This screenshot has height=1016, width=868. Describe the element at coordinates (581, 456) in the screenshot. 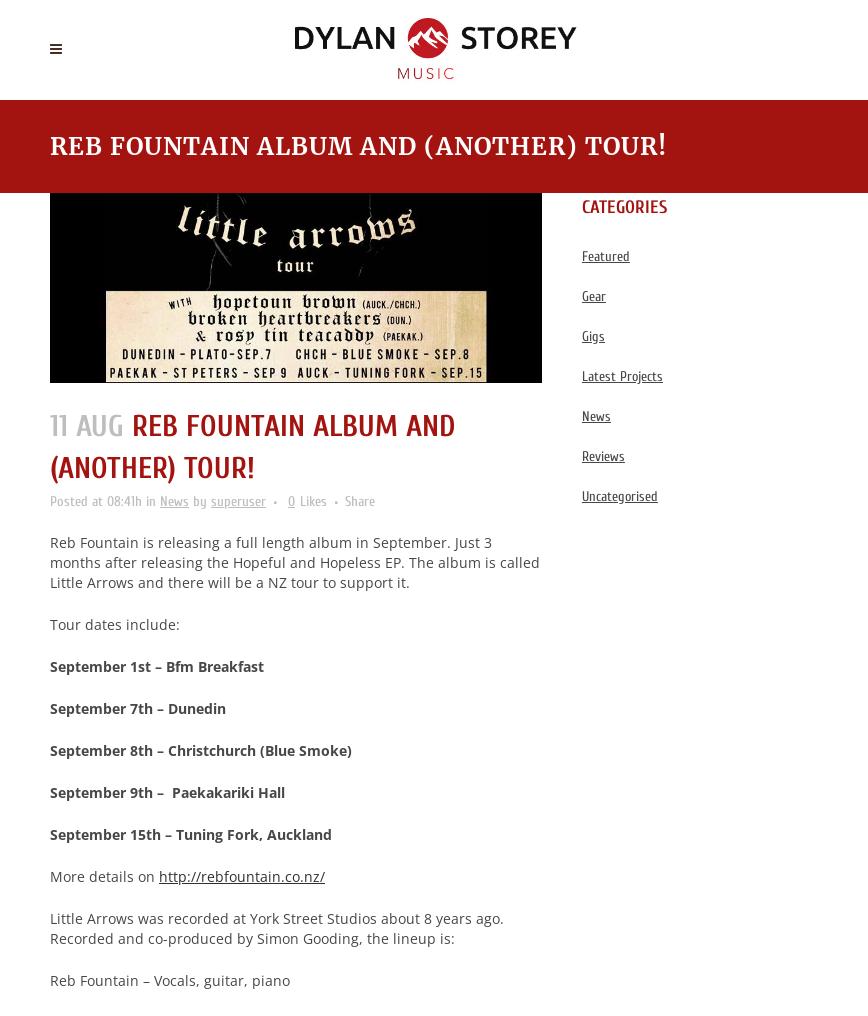

I see `'Reviews'` at that location.